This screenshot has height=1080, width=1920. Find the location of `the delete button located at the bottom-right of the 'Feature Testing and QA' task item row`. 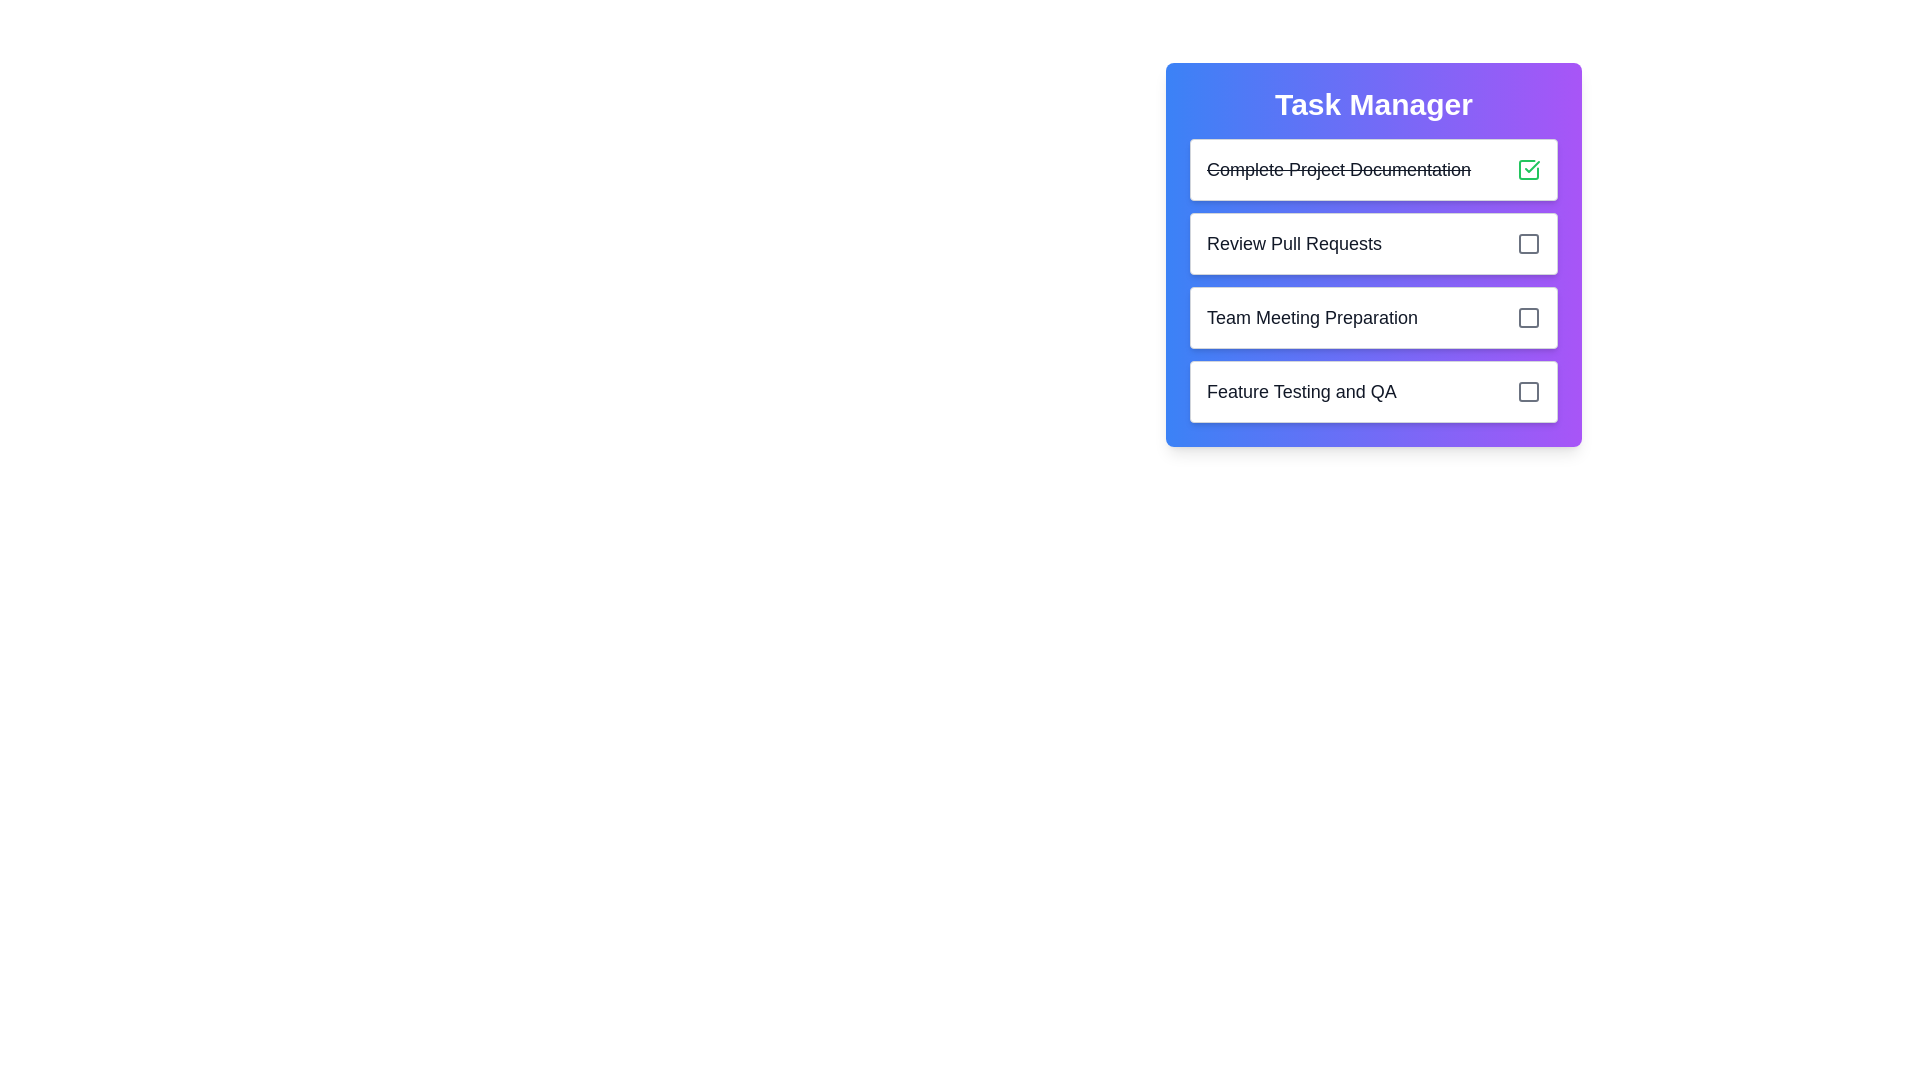

the delete button located at the bottom-right of the 'Feature Testing and QA' task item row is located at coordinates (1528, 392).